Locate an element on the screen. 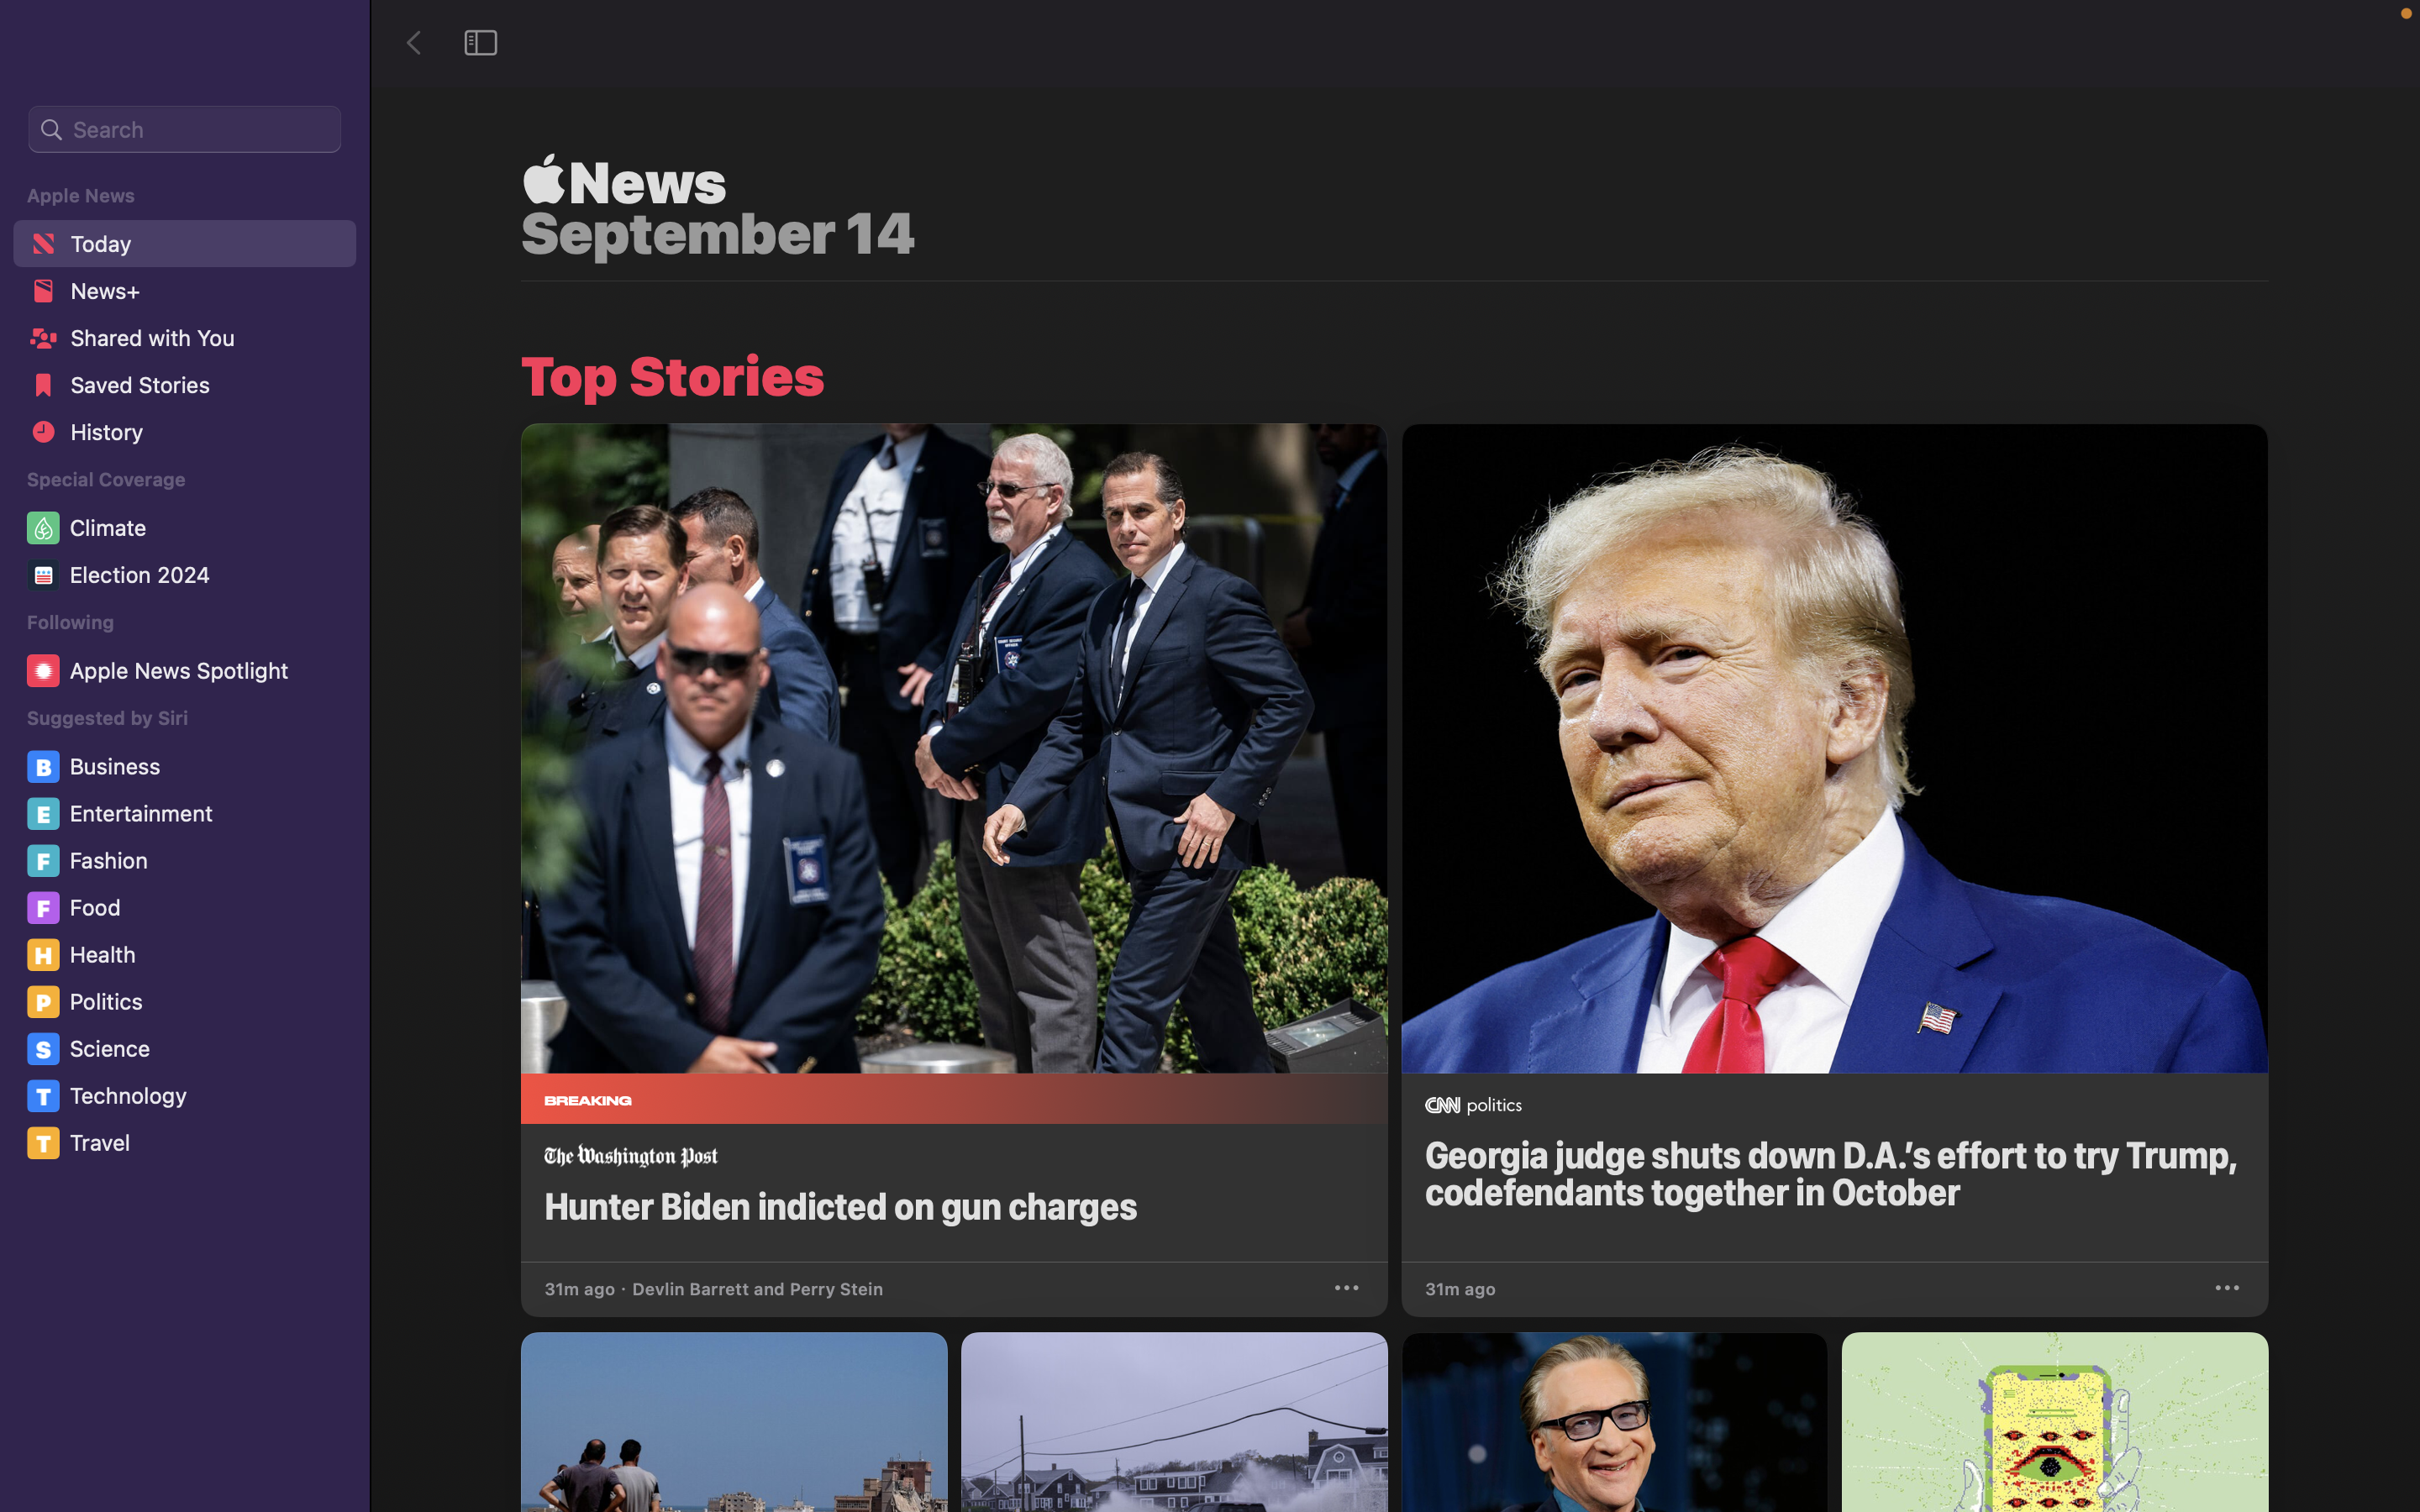  the "Travel" part of the website is located at coordinates (189, 1143).